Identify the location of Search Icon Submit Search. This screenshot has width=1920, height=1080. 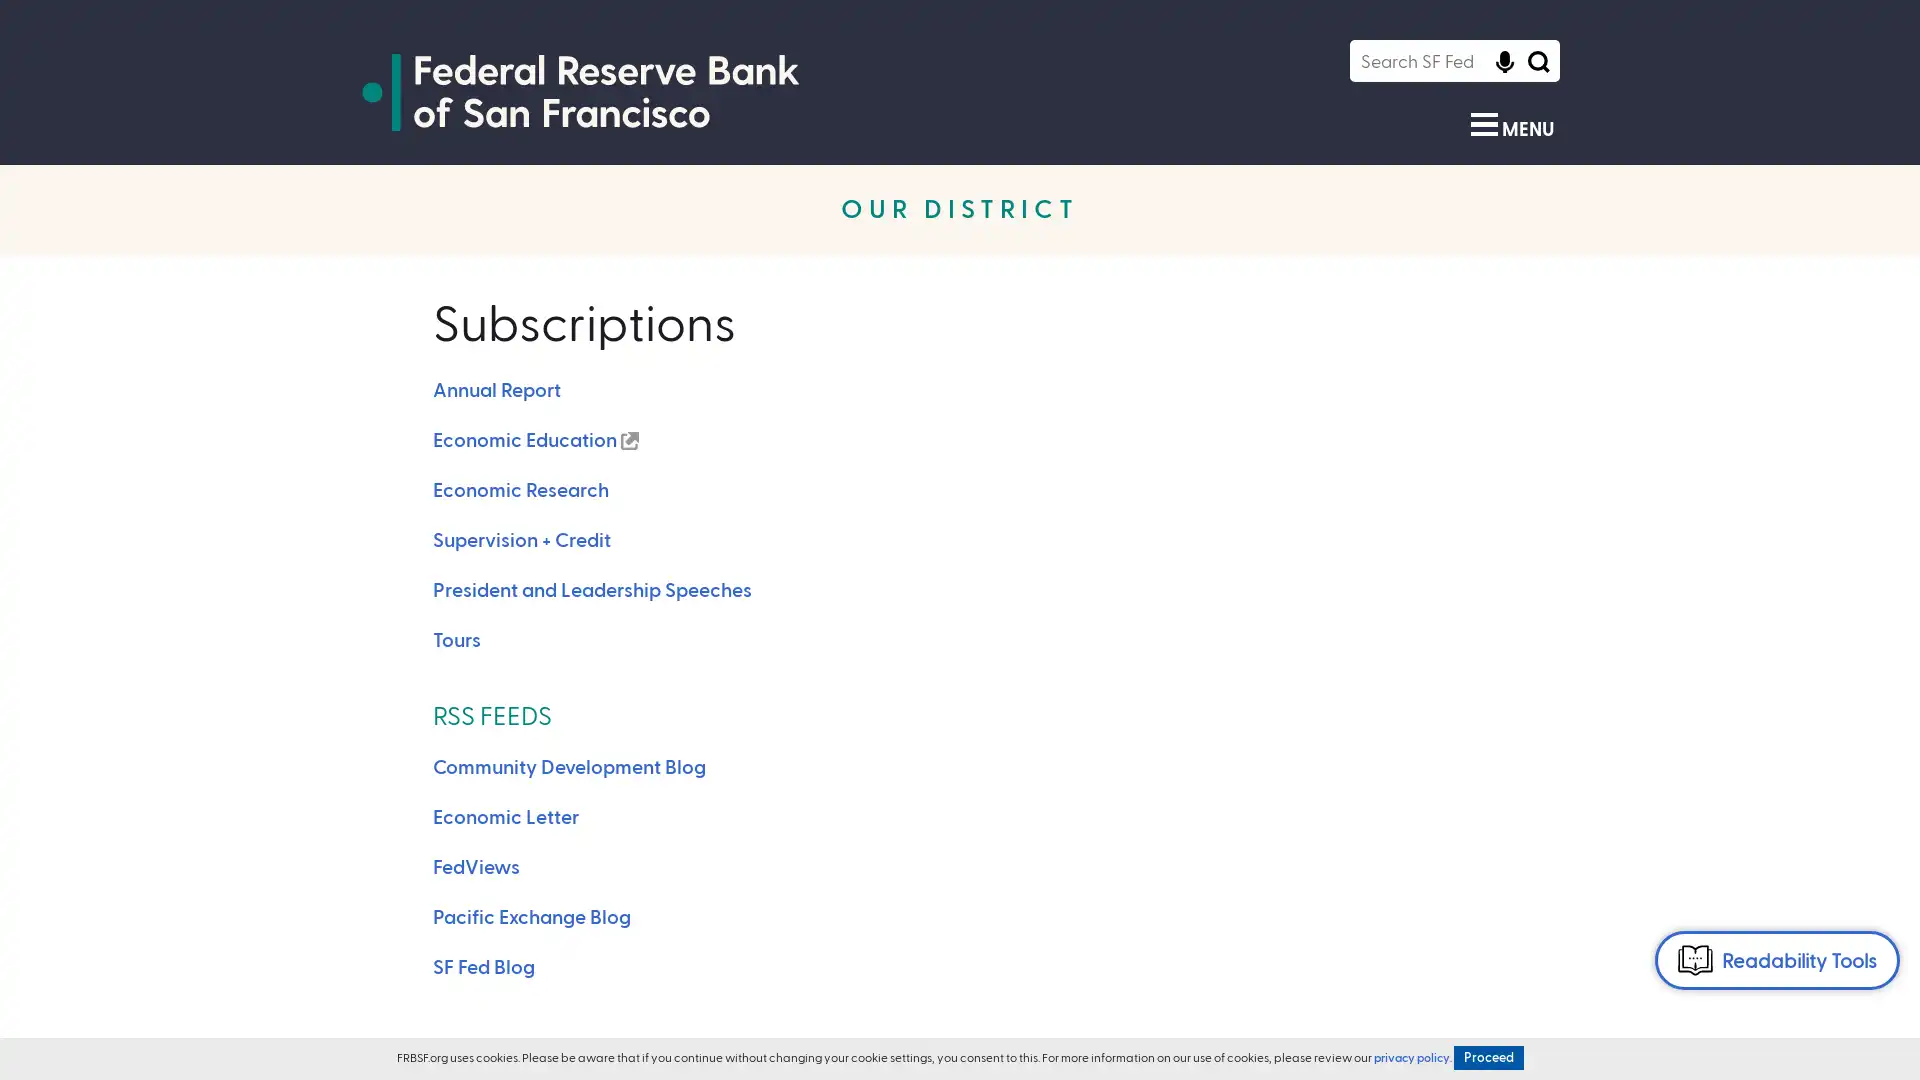
(1538, 60).